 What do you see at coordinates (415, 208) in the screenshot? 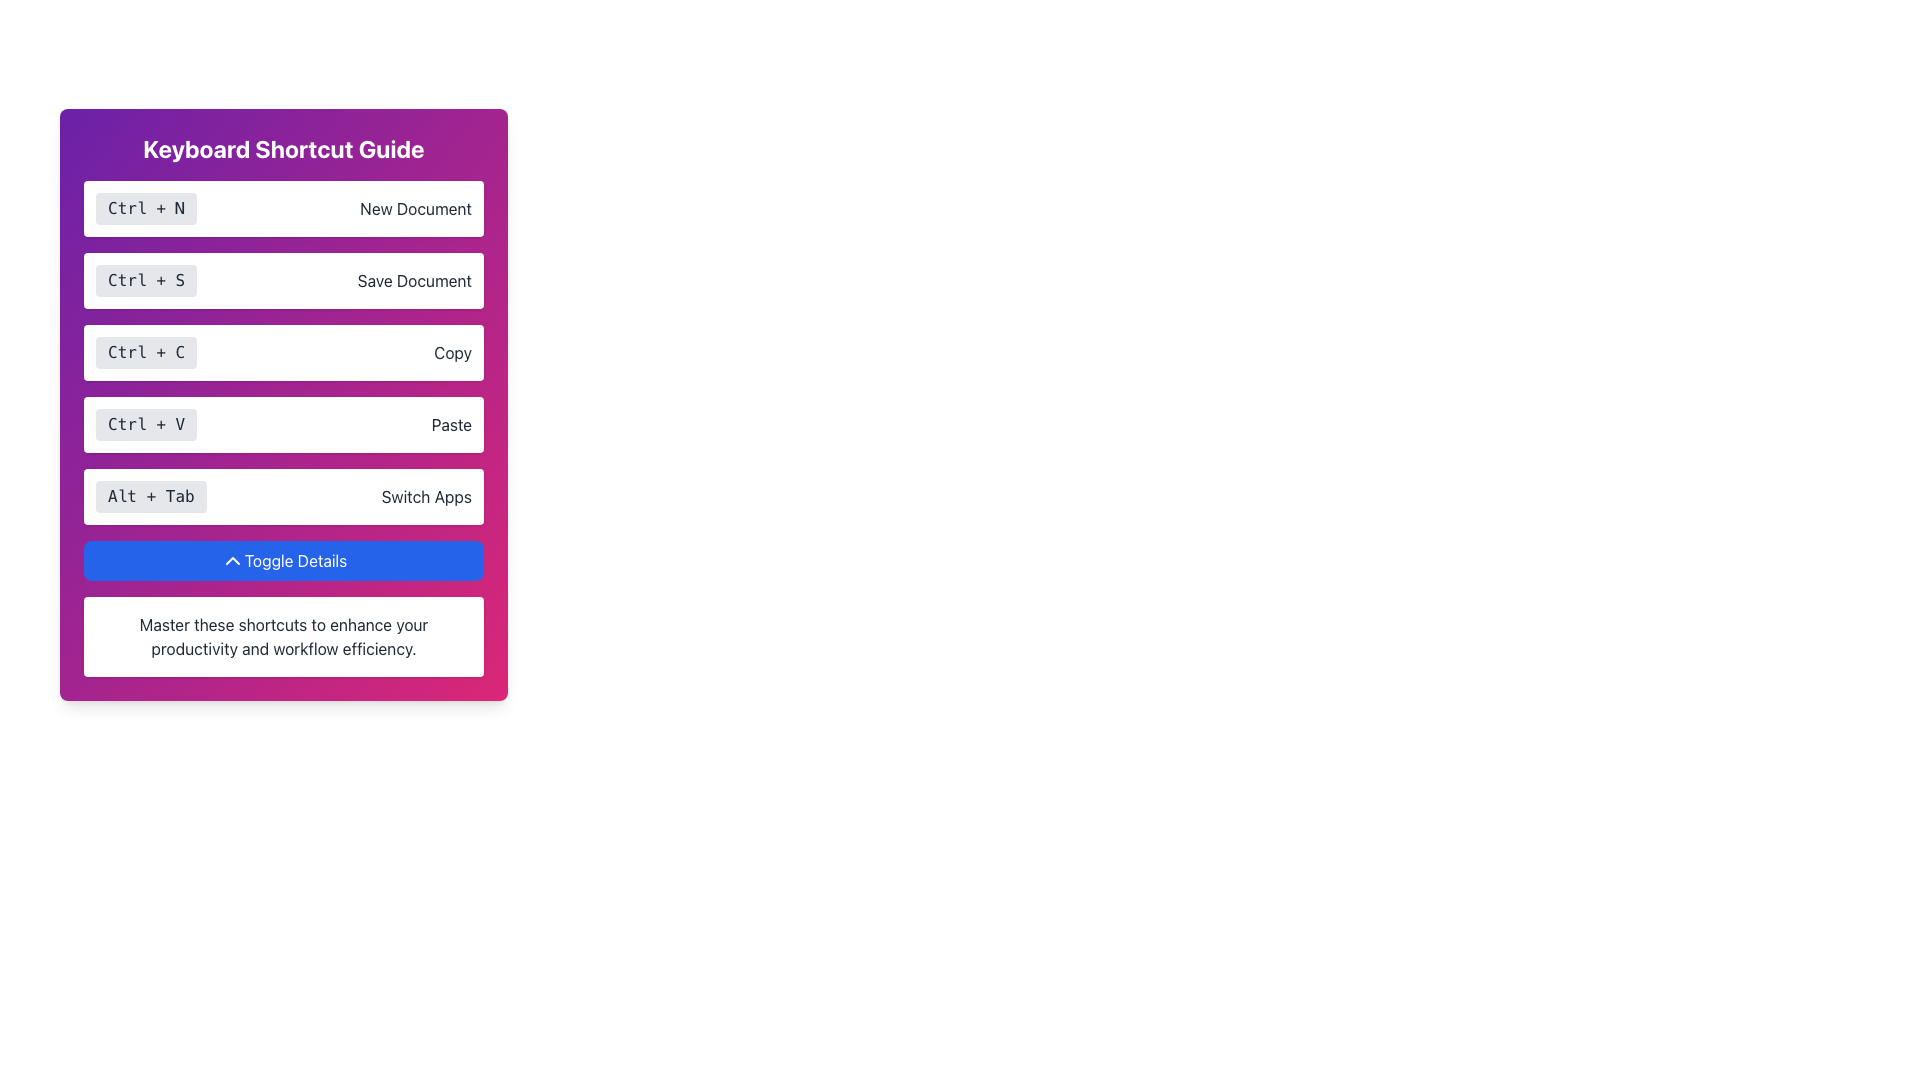
I see `the informative label indicating the purpose of the 'Ctrl + N' keyboard shortcut, which is located to the right of the 'Ctrl + N' label in the uppermost row of shortcut descriptions` at bounding box center [415, 208].